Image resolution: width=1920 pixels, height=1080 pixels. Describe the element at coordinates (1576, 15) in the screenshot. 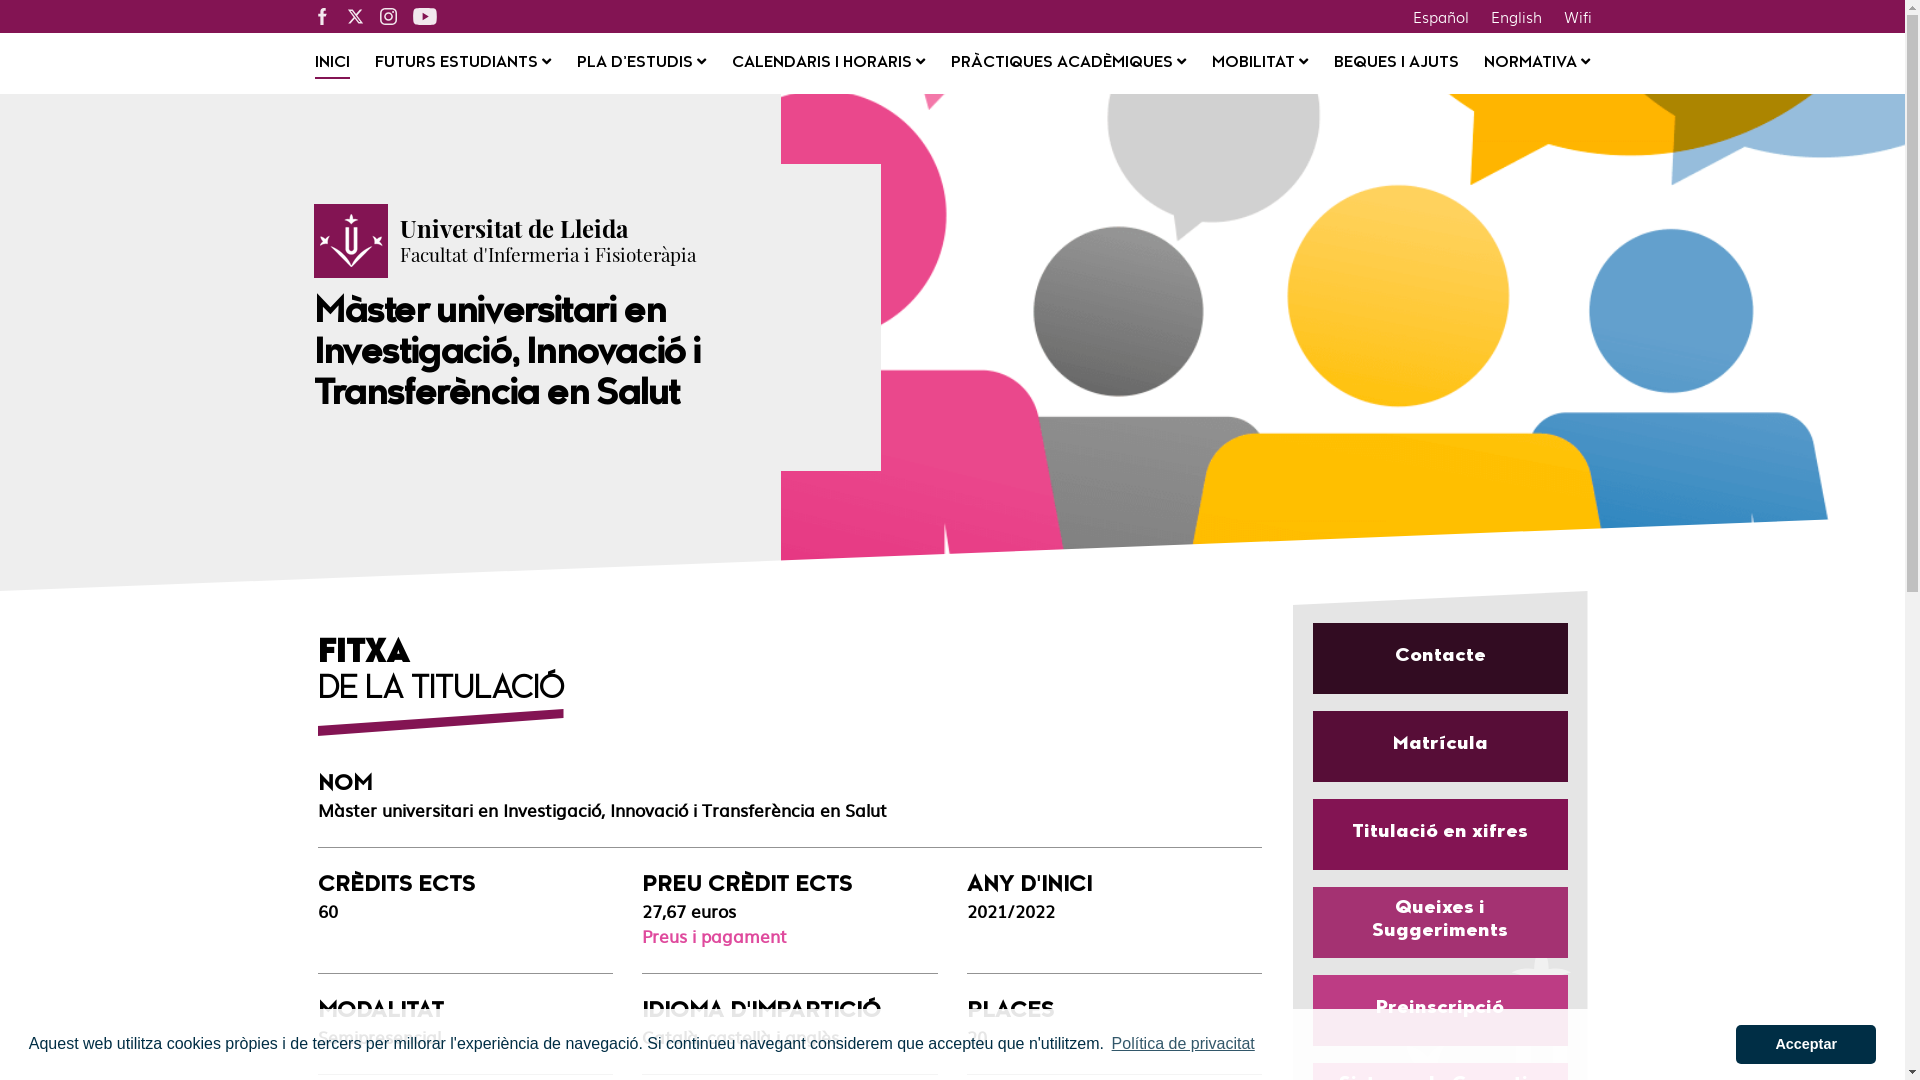

I see `'Wifi'` at that location.